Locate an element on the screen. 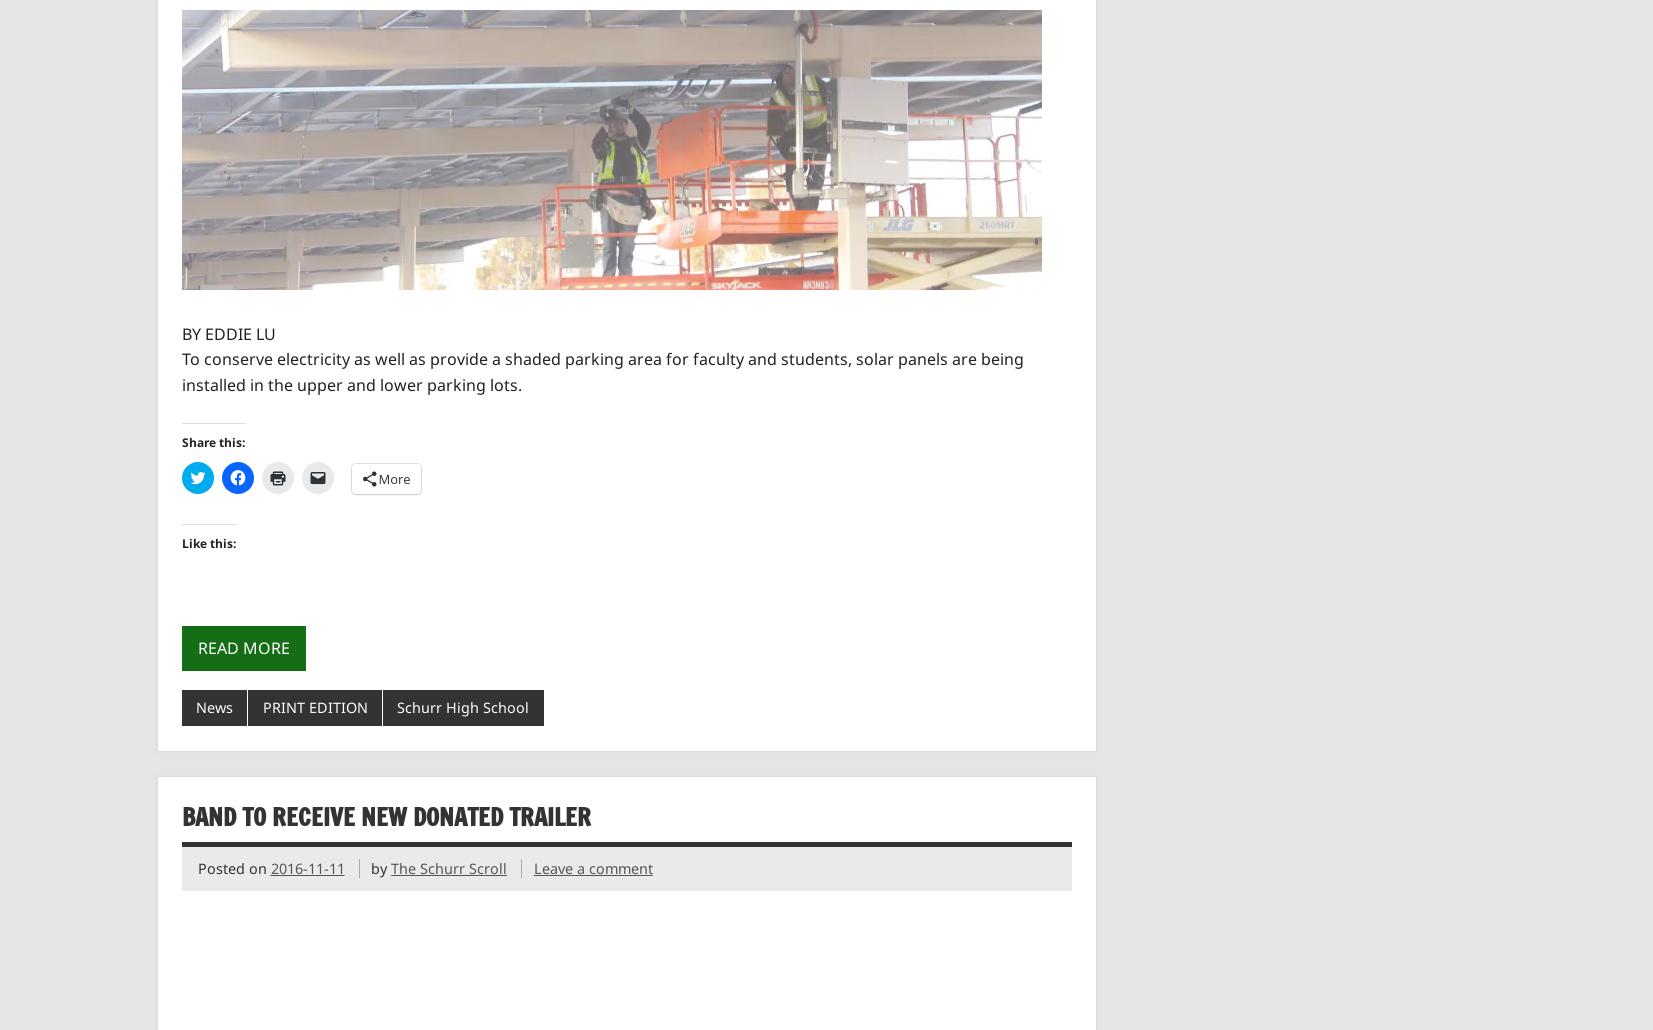 The height and width of the screenshot is (1030, 1653). 'Band to receive new donated trailer' is located at coordinates (384, 814).